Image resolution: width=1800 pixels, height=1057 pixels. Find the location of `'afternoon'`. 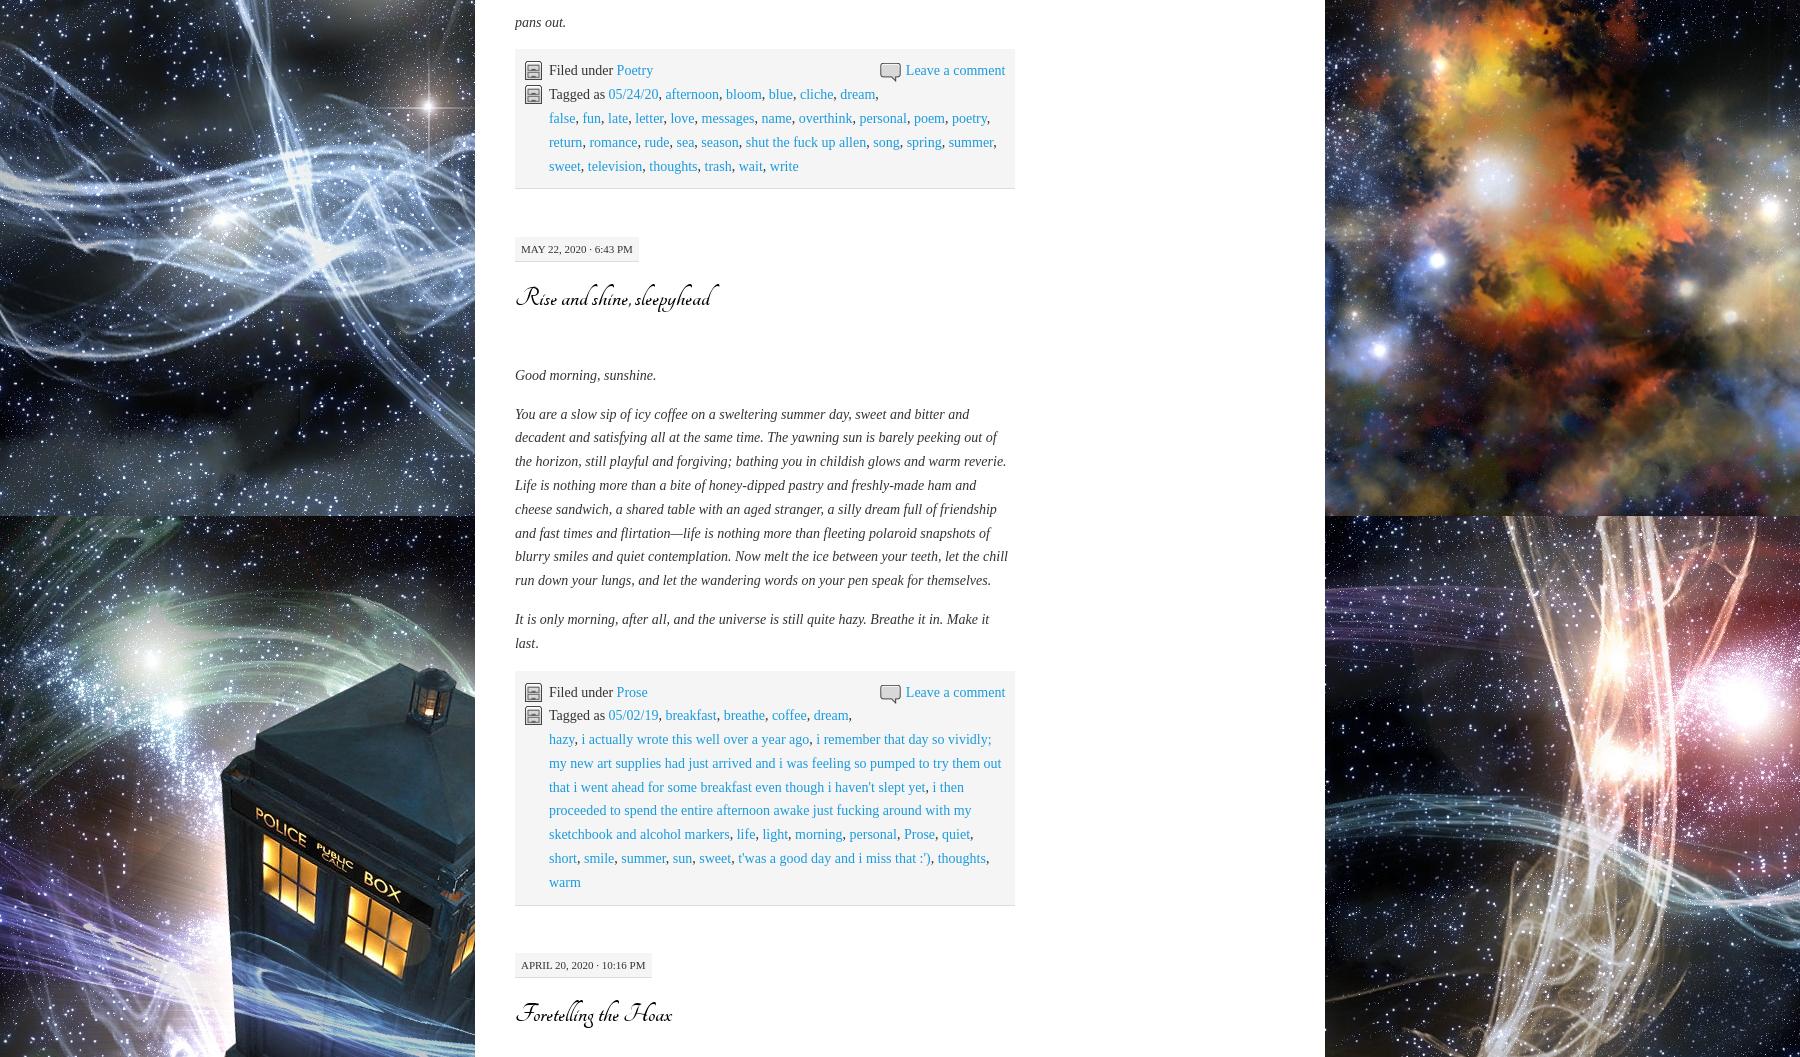

'afternoon' is located at coordinates (690, 903).